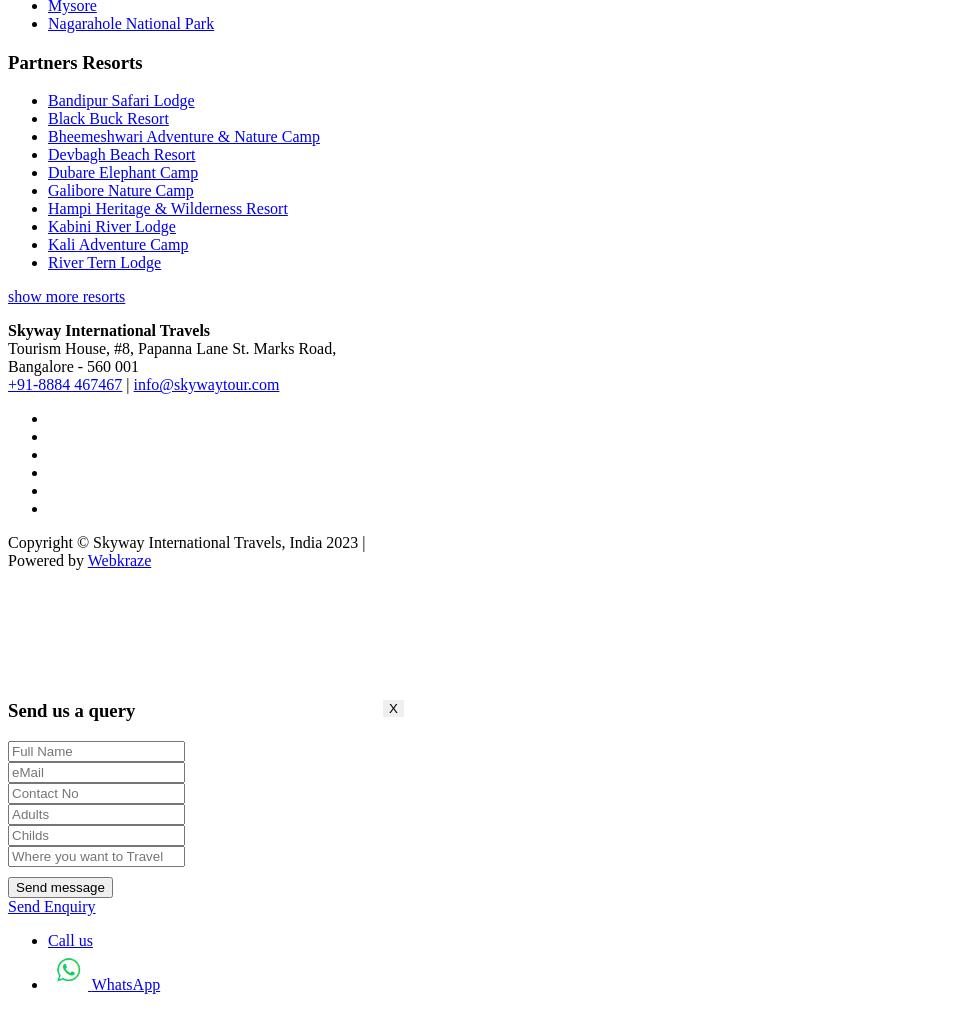  What do you see at coordinates (393, 864) in the screenshot?
I see `'X'` at bounding box center [393, 864].